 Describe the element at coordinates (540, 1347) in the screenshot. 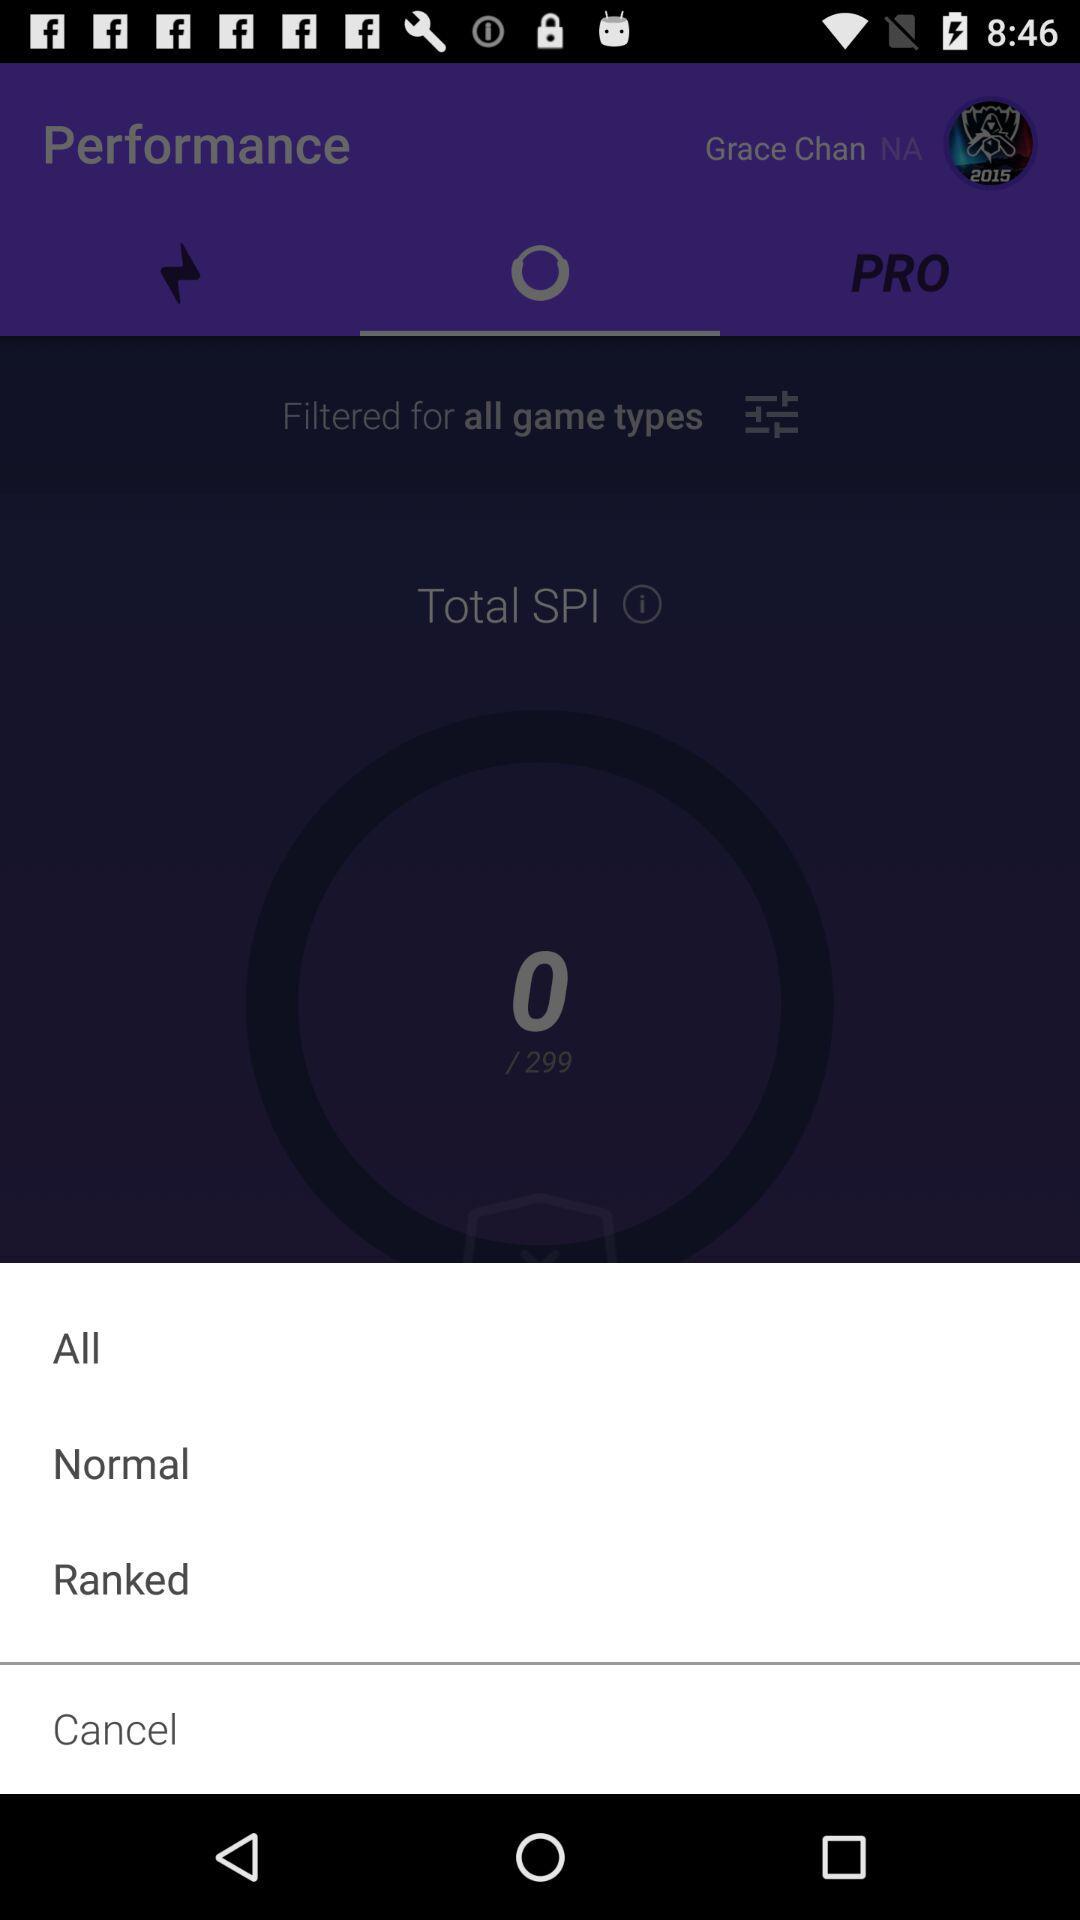

I see `the item above the normal icon` at that location.